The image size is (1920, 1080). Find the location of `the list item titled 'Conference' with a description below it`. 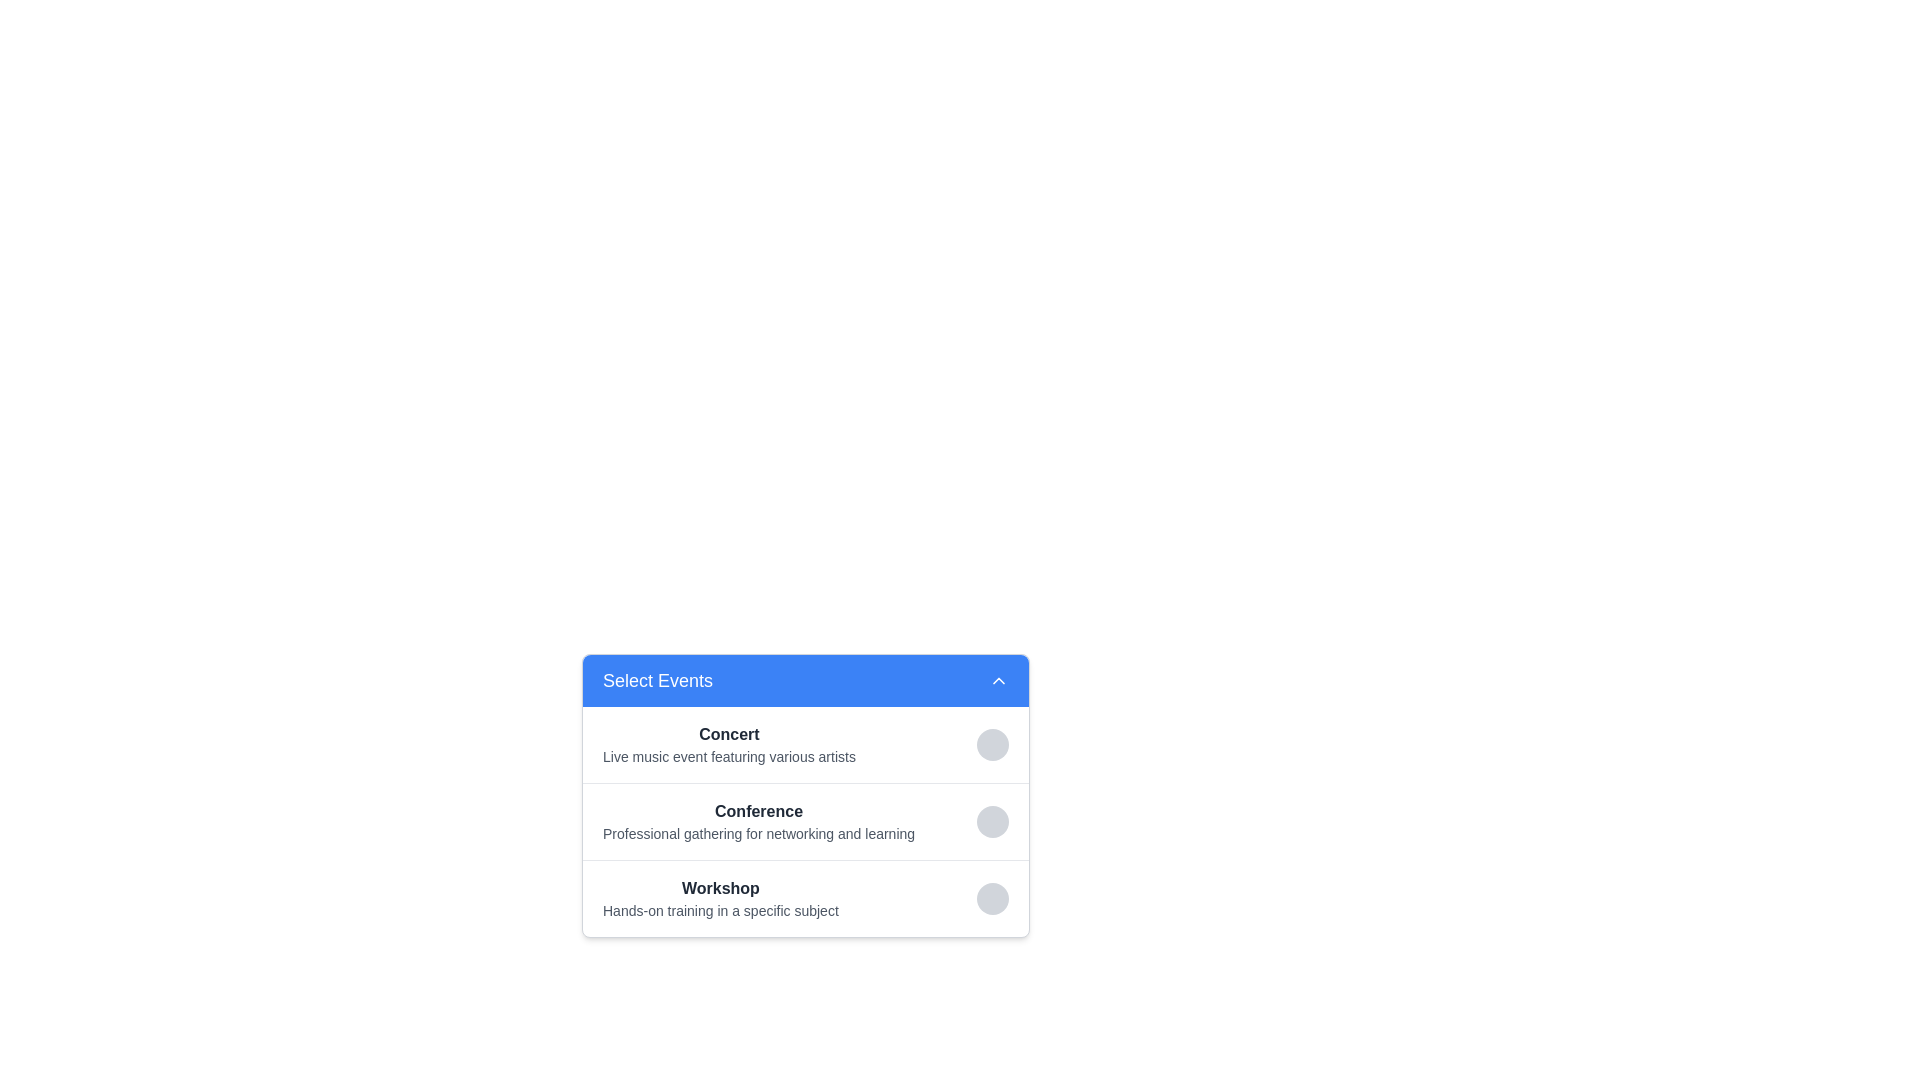

the list item titled 'Conference' with a description below it is located at coordinates (806, 821).